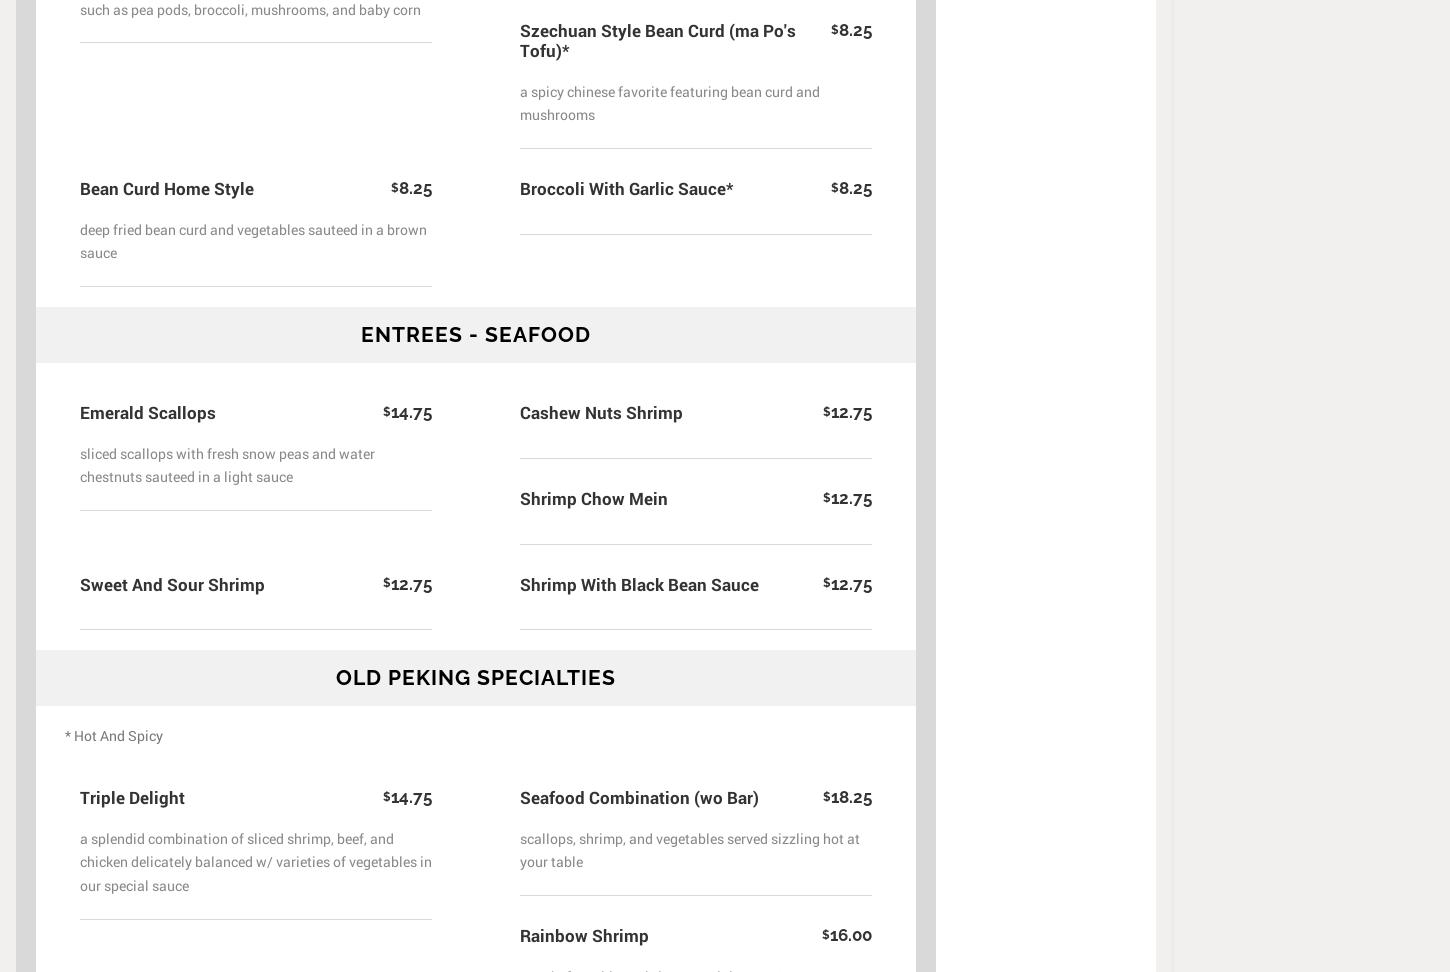  Describe the element at coordinates (256, 861) in the screenshot. I see `'a splendid combination of sliced shrimp, beef, and chicken delicately balanced w/ varieties of vegetables in our special sauce'` at that location.